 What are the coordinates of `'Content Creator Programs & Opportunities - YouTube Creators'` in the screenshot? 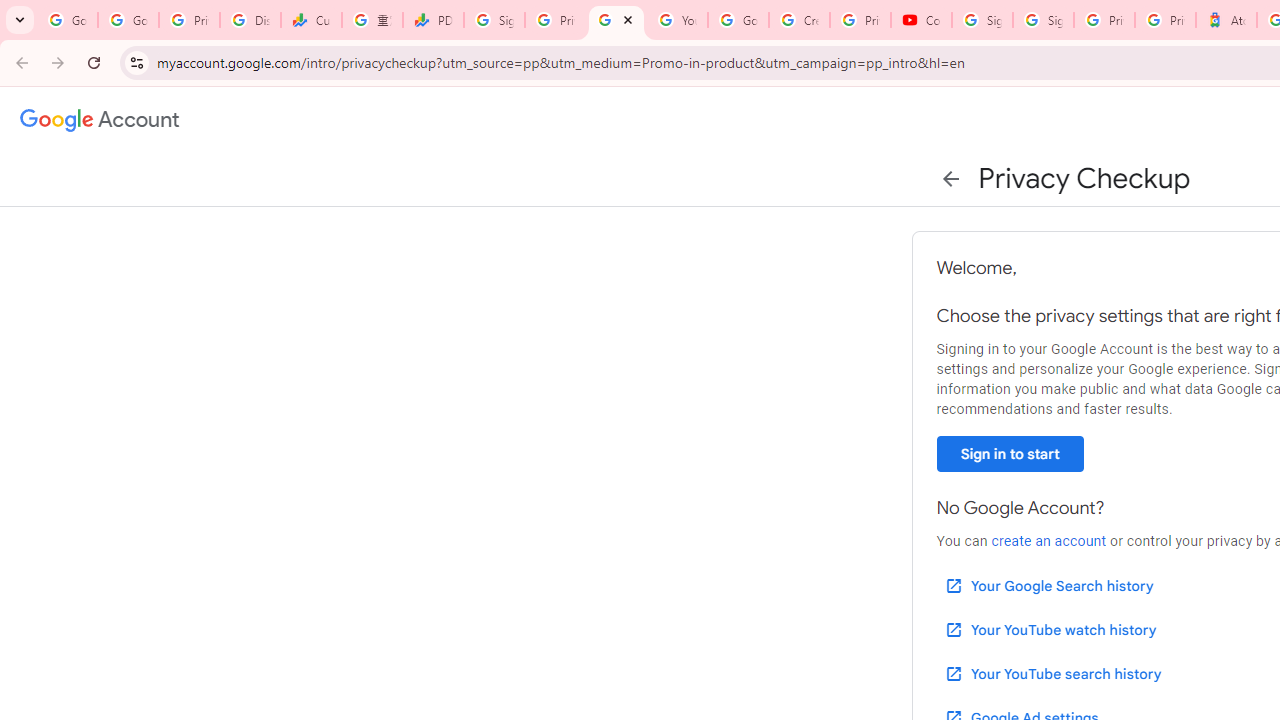 It's located at (920, 20).